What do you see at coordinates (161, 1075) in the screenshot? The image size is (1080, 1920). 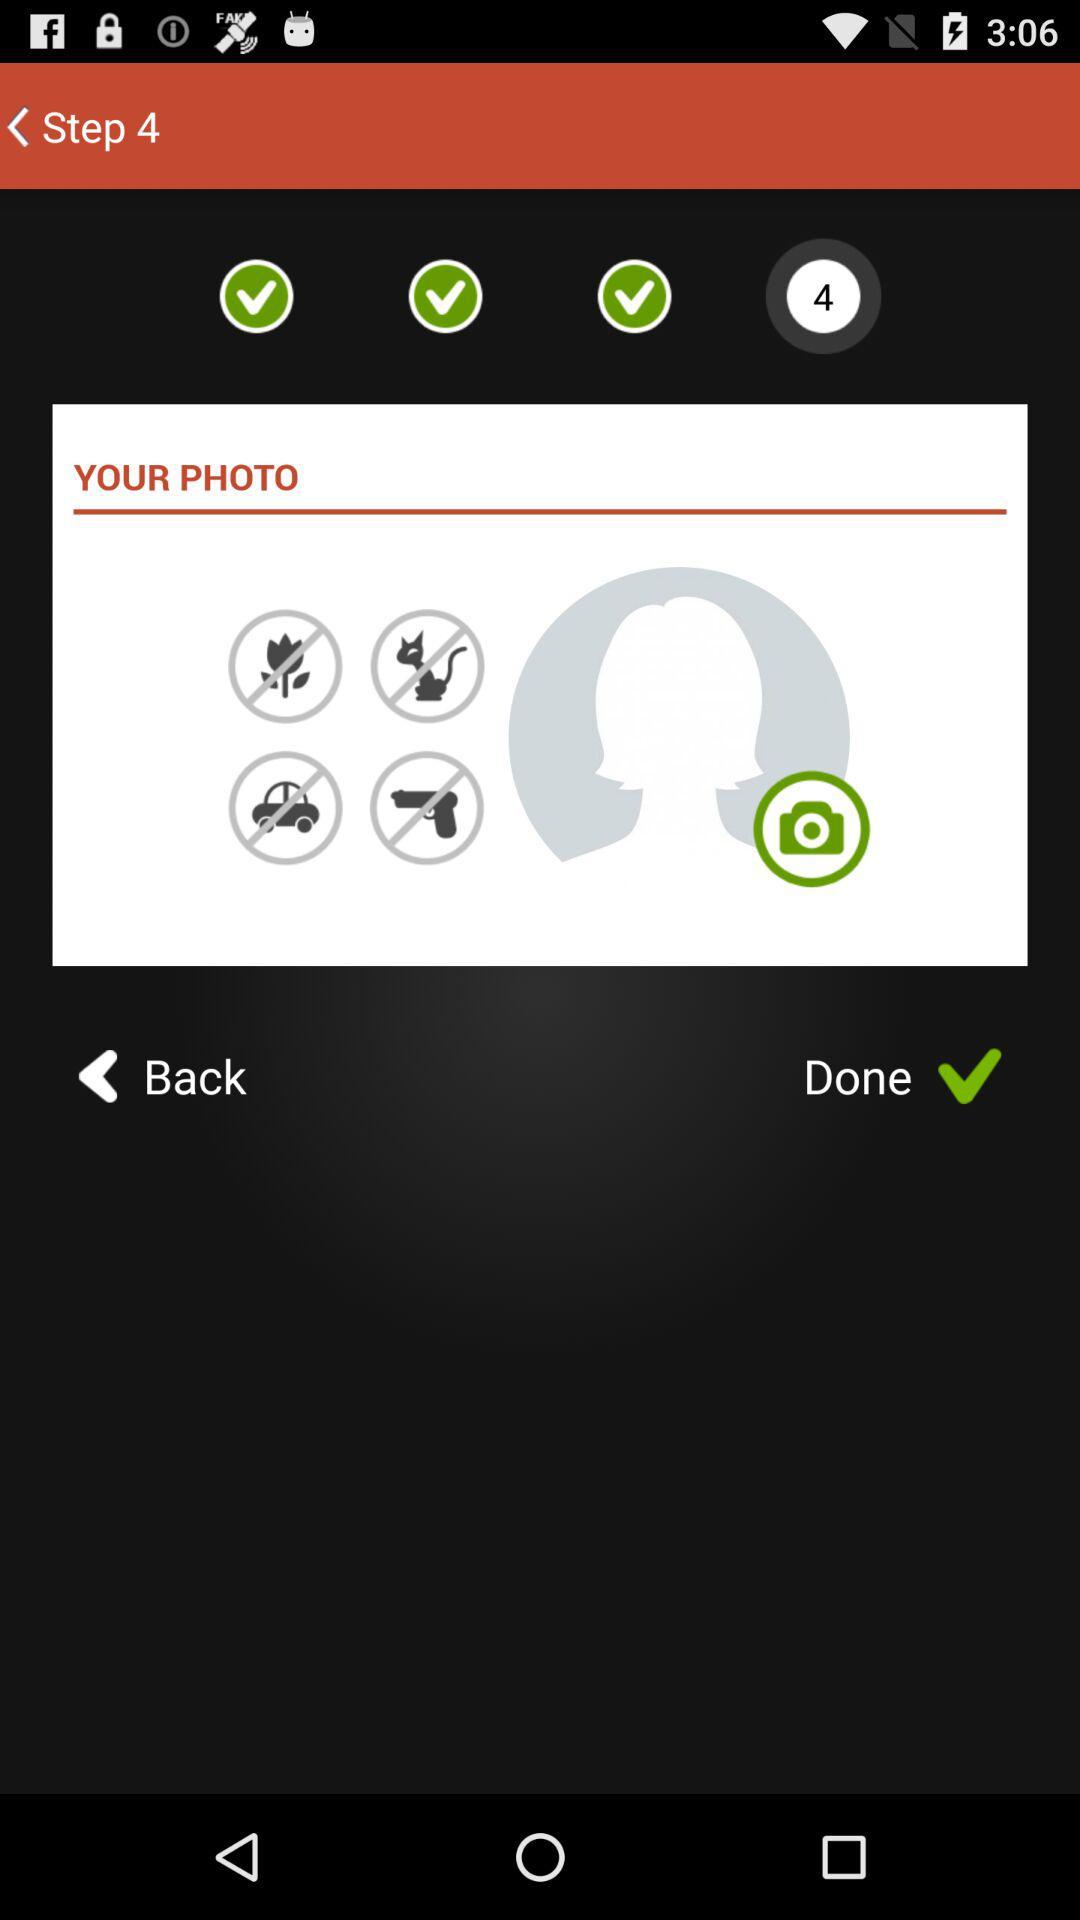 I see `back` at bounding box center [161, 1075].